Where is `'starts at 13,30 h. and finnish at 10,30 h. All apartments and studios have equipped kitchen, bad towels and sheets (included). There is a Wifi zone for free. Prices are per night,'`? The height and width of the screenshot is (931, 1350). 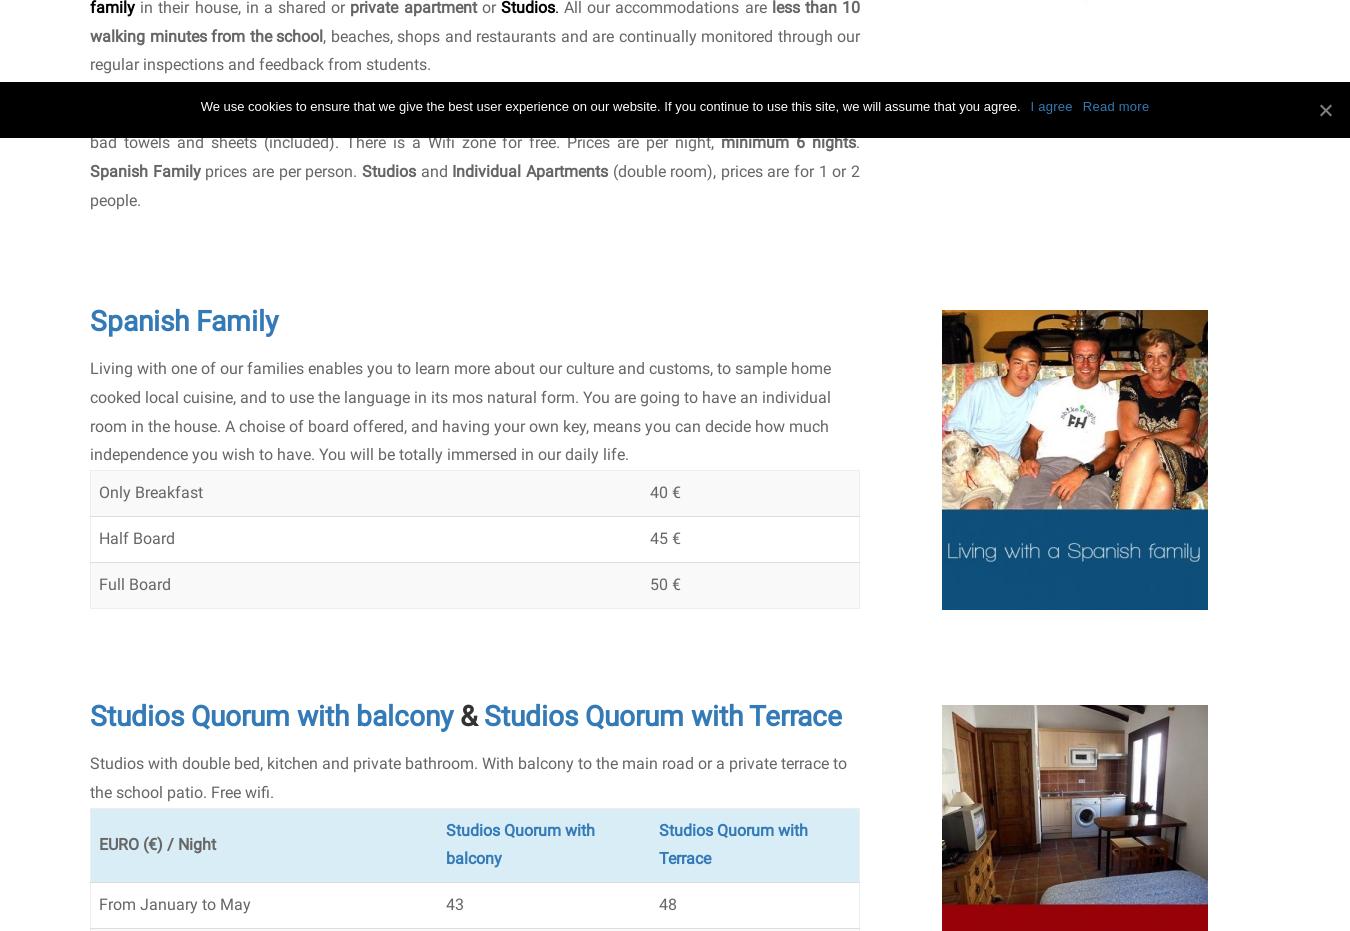
'starts at 13,30 h. and finnish at 10,30 h. All apartments and studios have equipped kitchen, bad towels and sheets (included). There is a Wifi zone for free. Prices are per night,' is located at coordinates (474, 127).